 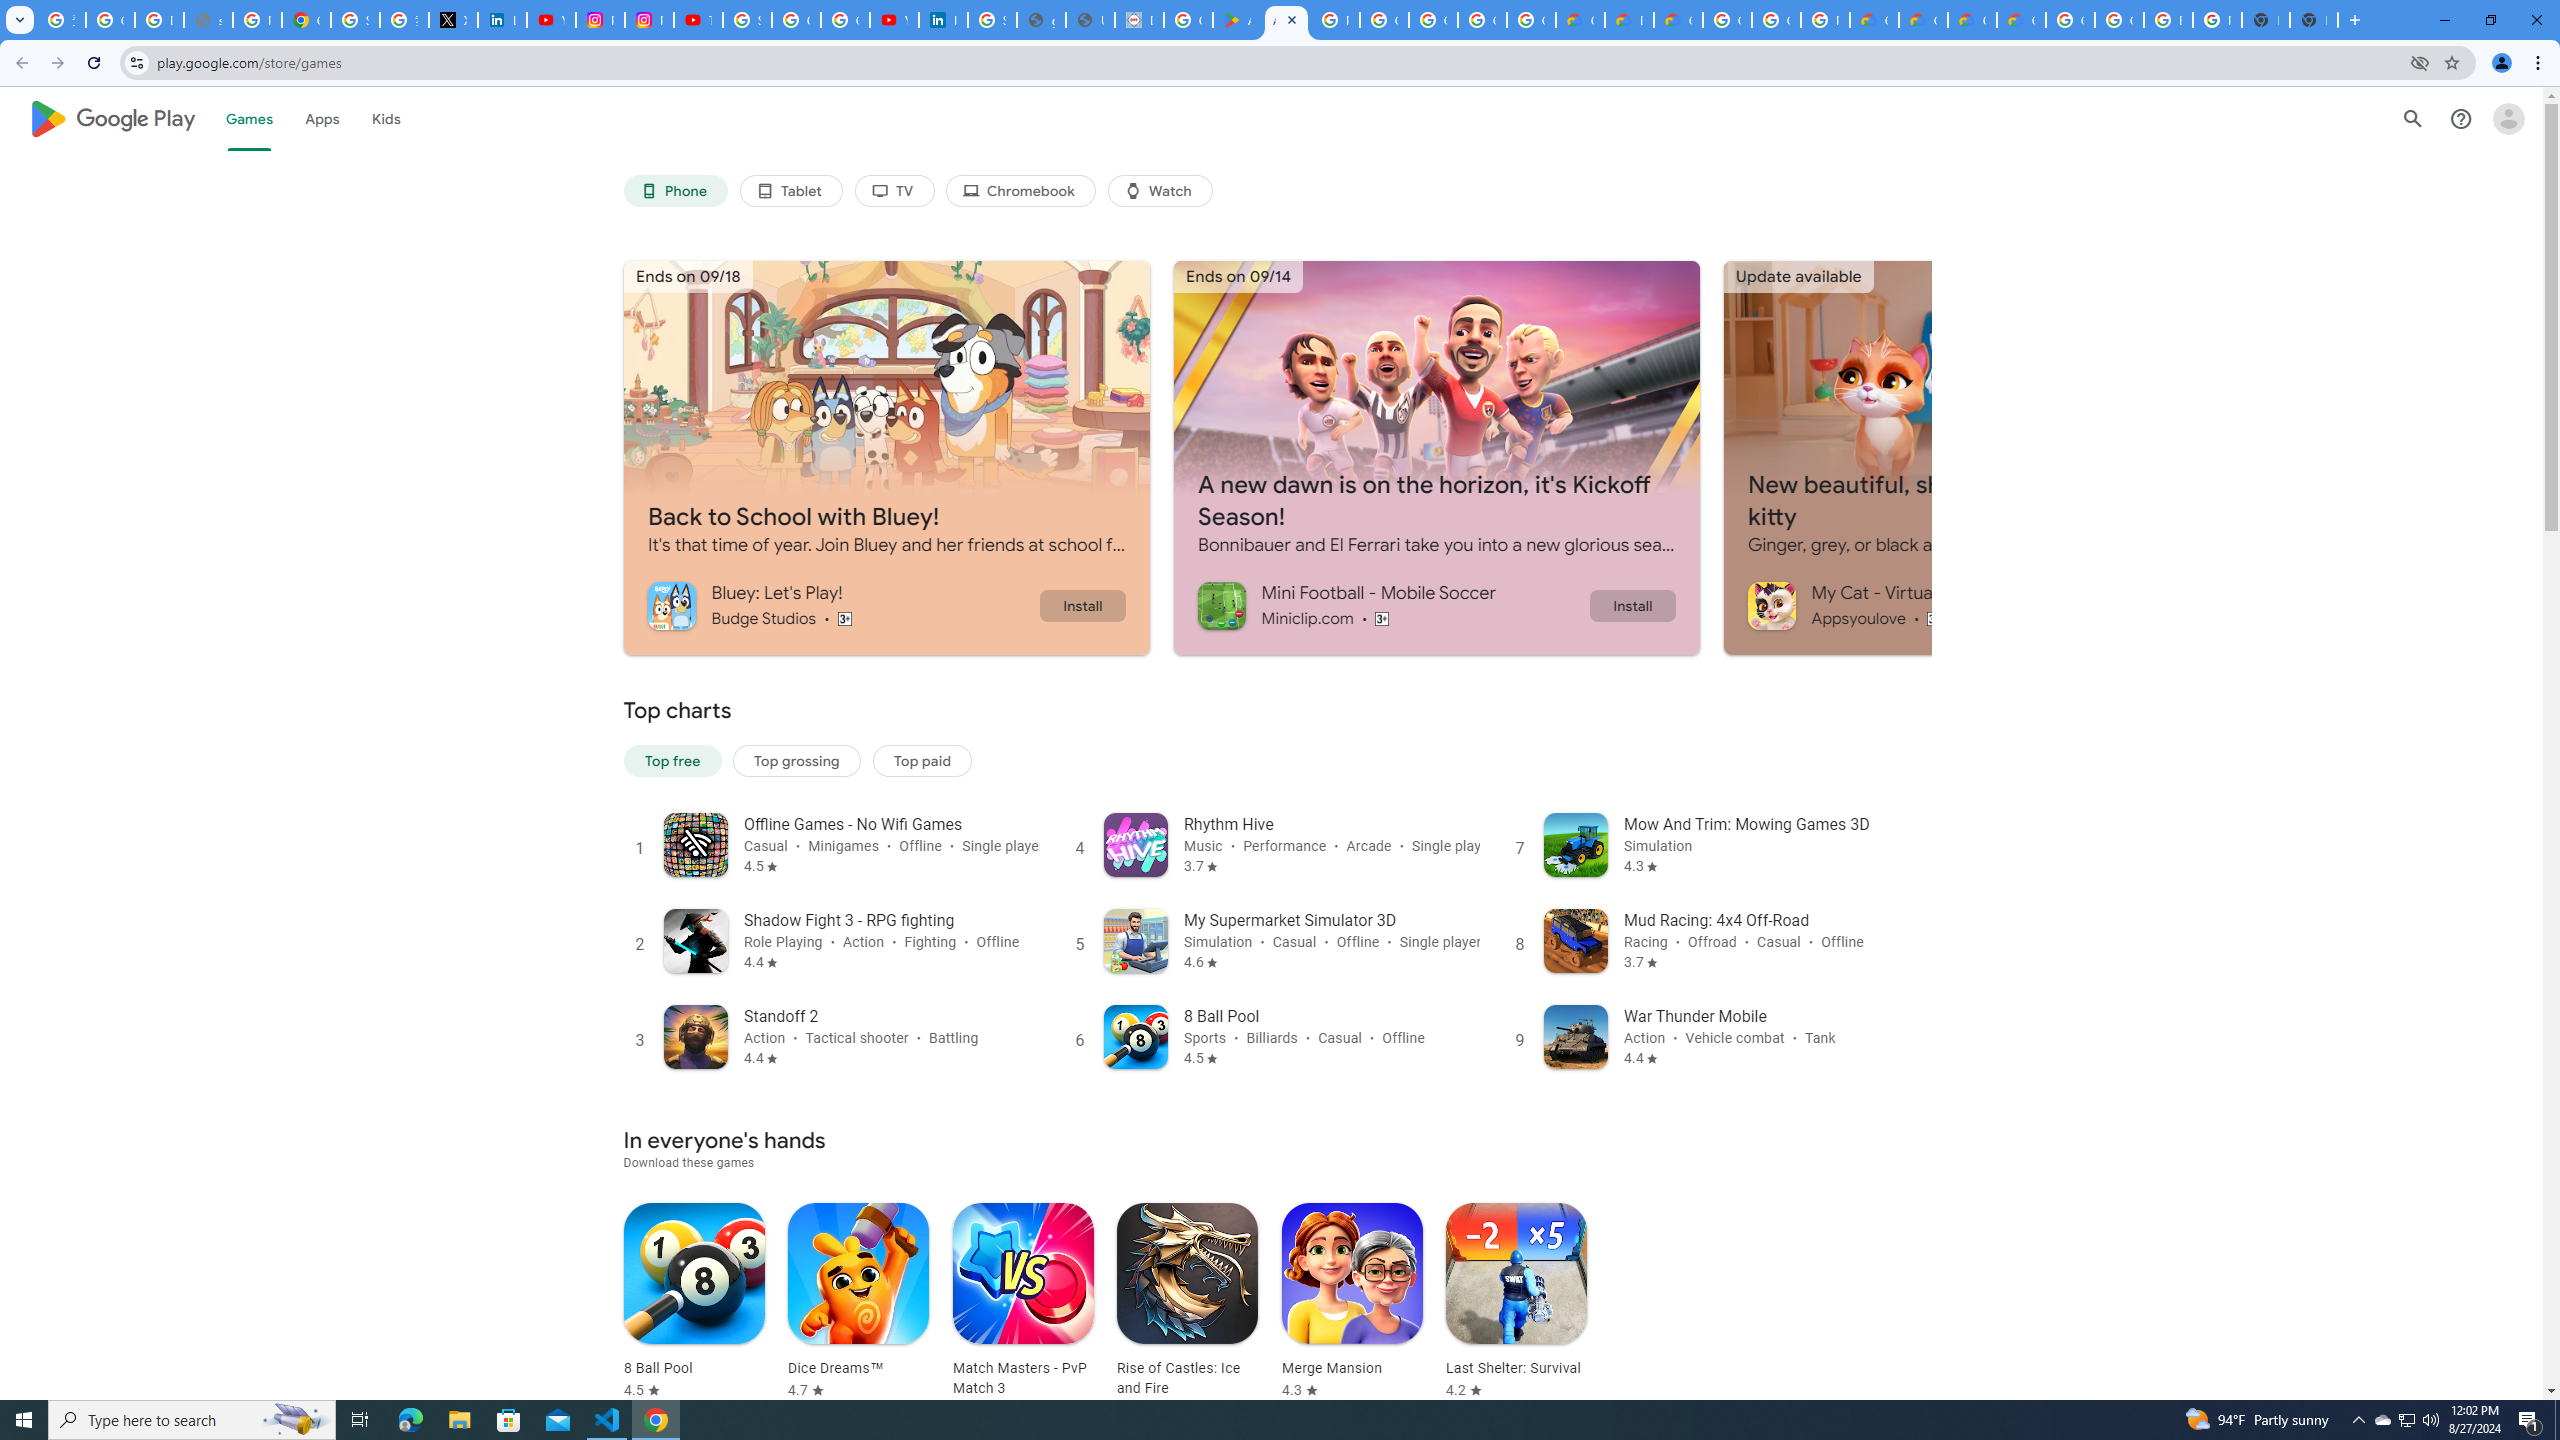 I want to click on 'Phone', so click(x=673, y=191).